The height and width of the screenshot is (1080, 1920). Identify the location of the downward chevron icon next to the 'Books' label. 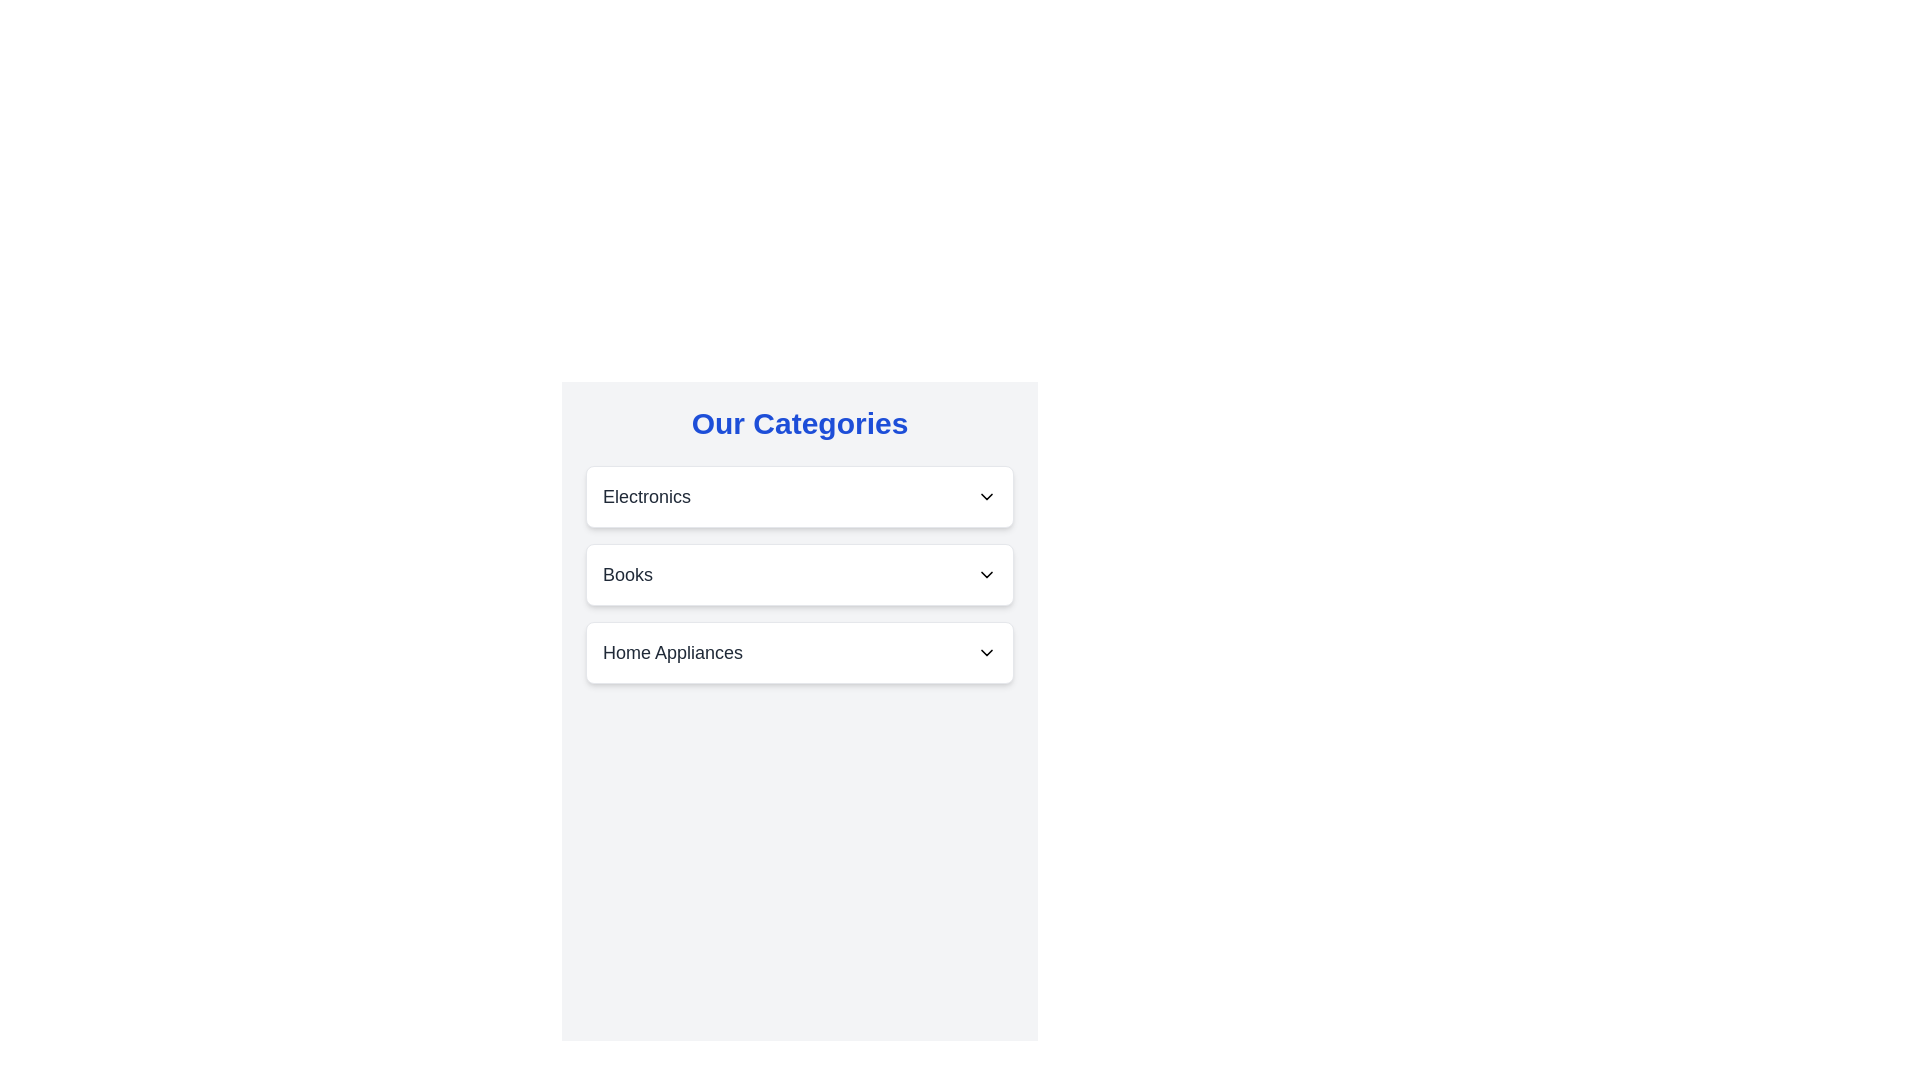
(987, 574).